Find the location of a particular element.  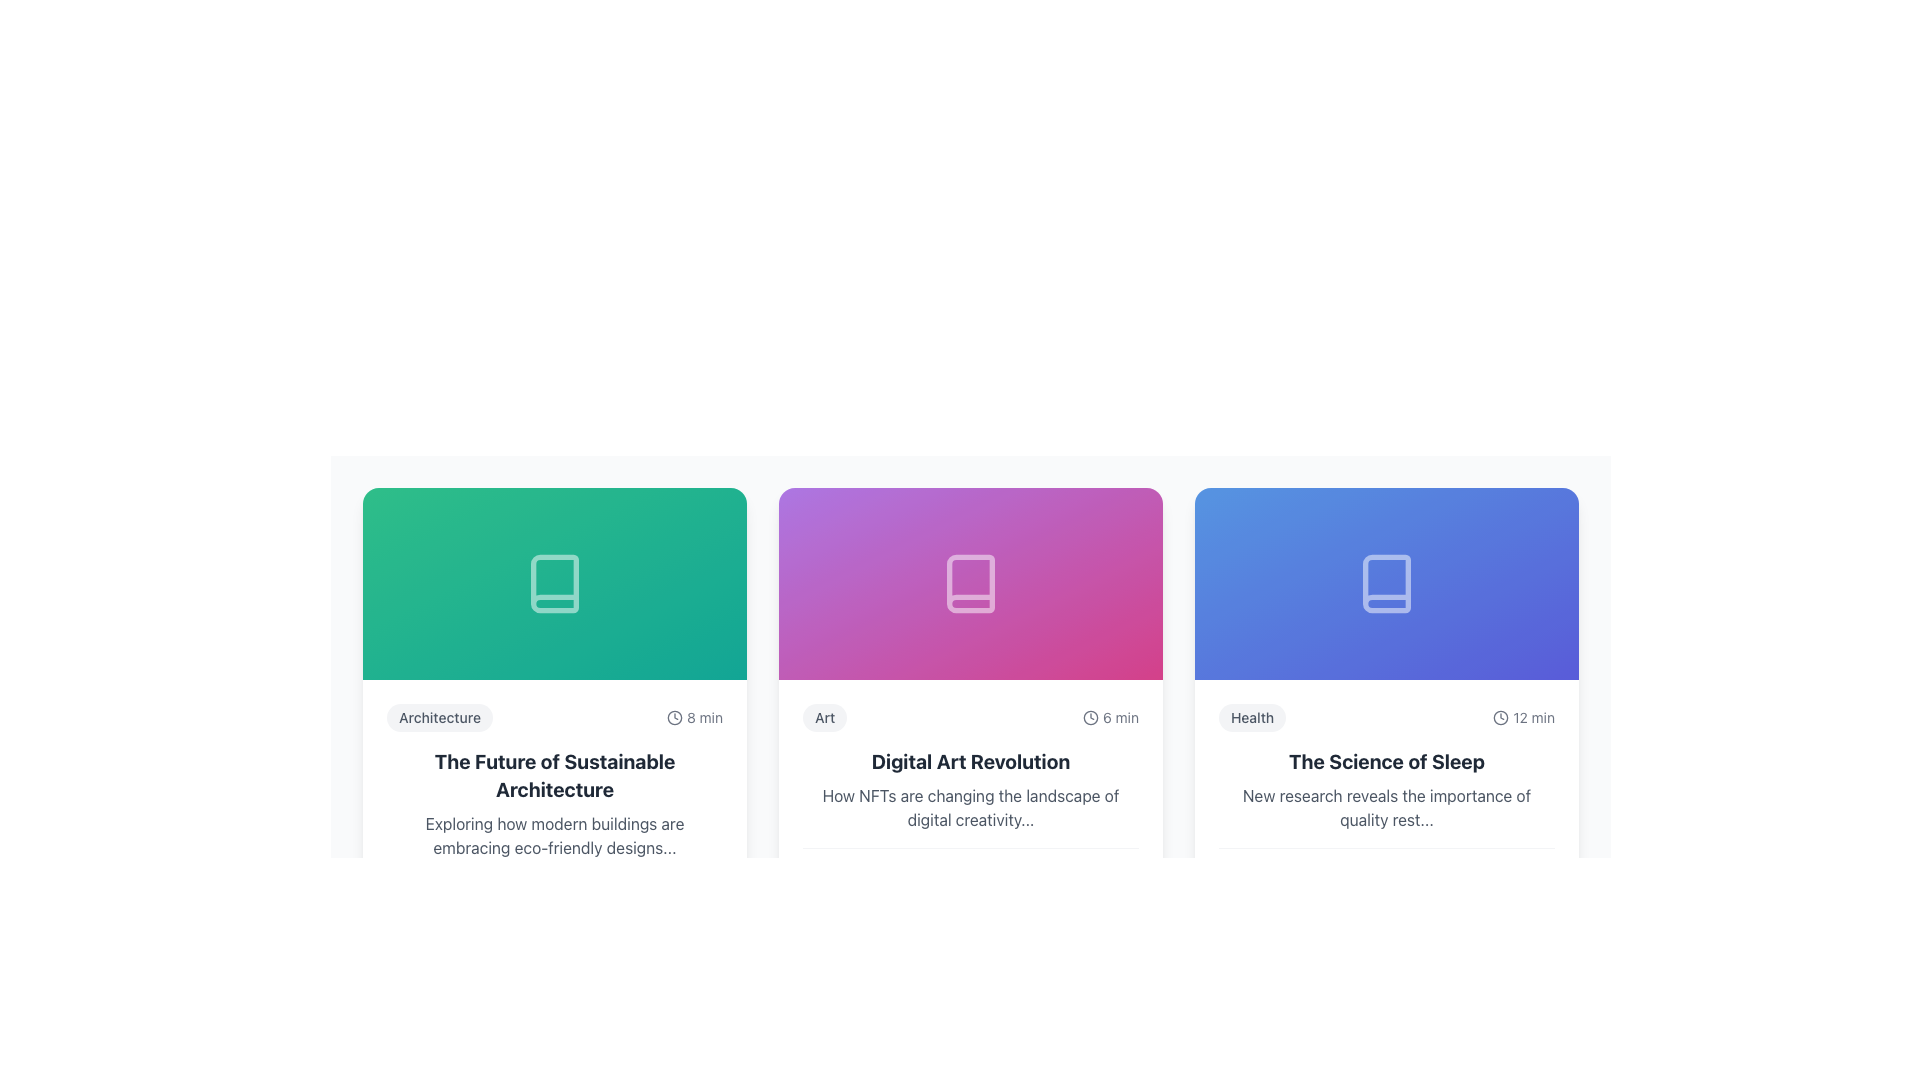

the text element located beneath the title 'The Future of Sustainable Architecture' and above the section with icons and buttons is located at coordinates (555, 836).